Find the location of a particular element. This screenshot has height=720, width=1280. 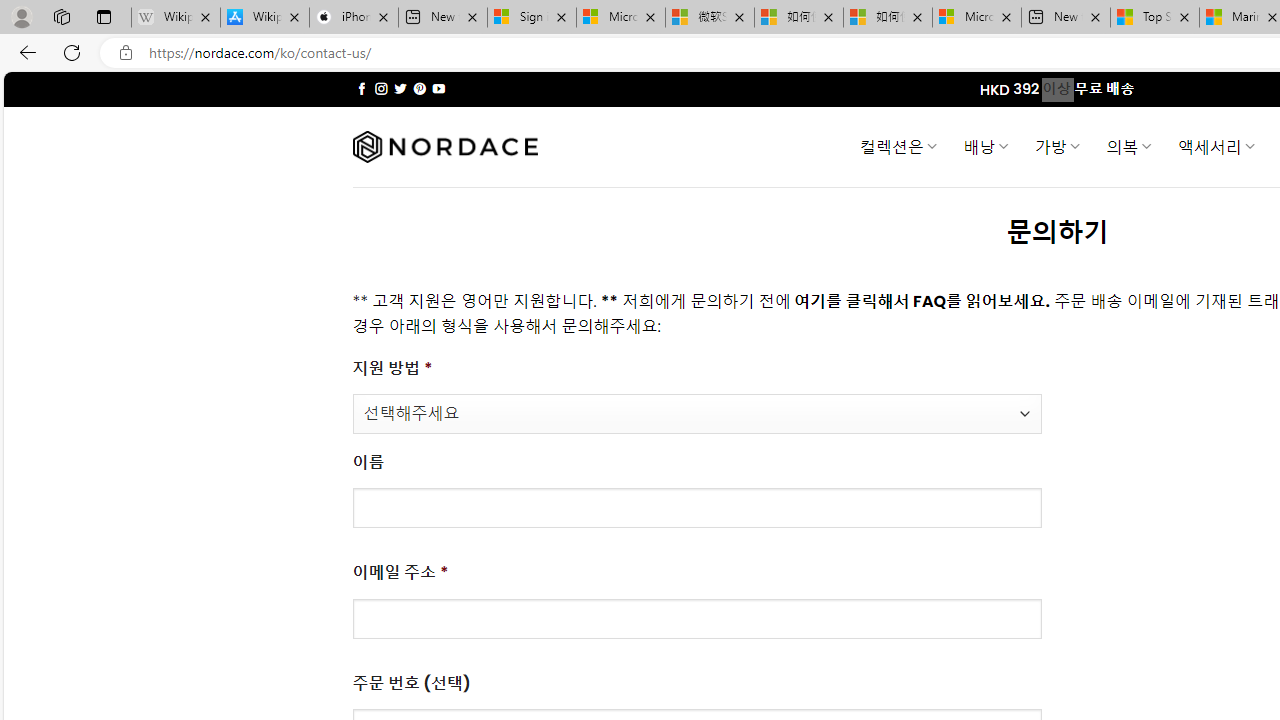

'Sign in to your Microsoft account' is located at coordinates (531, 17).